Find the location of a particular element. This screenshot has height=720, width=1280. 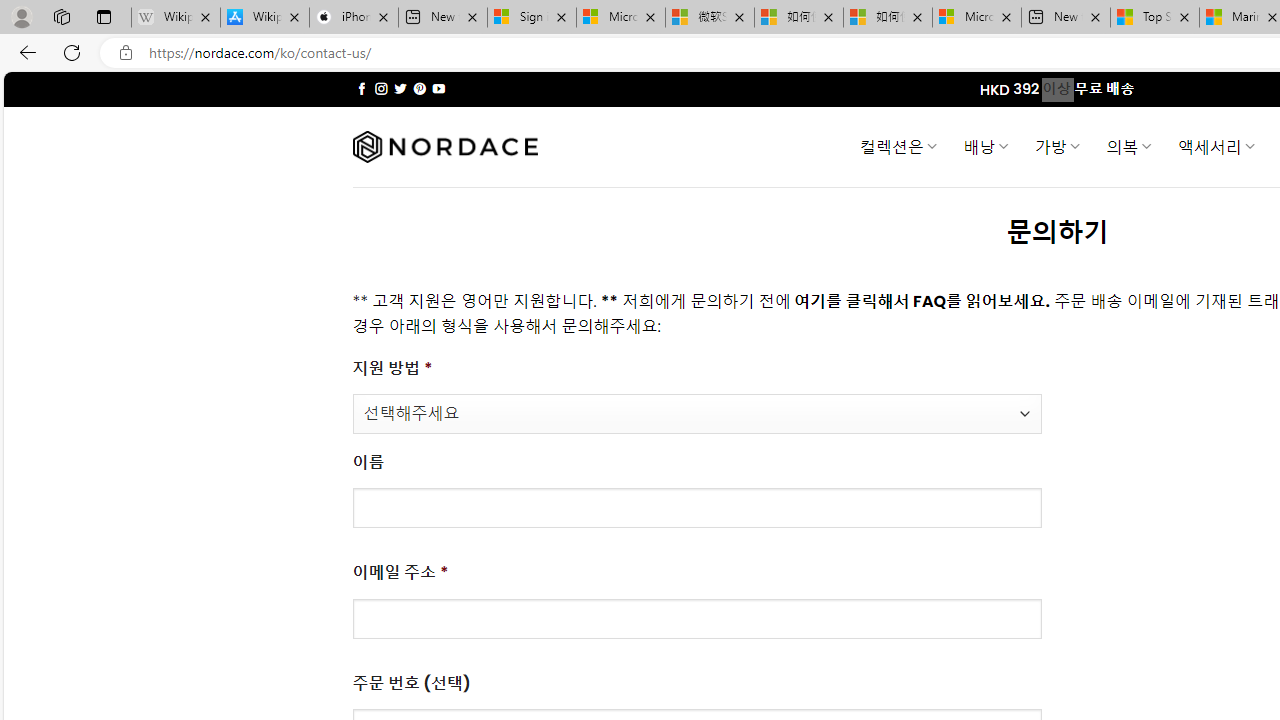

'Sign in to your Microsoft account' is located at coordinates (531, 17).